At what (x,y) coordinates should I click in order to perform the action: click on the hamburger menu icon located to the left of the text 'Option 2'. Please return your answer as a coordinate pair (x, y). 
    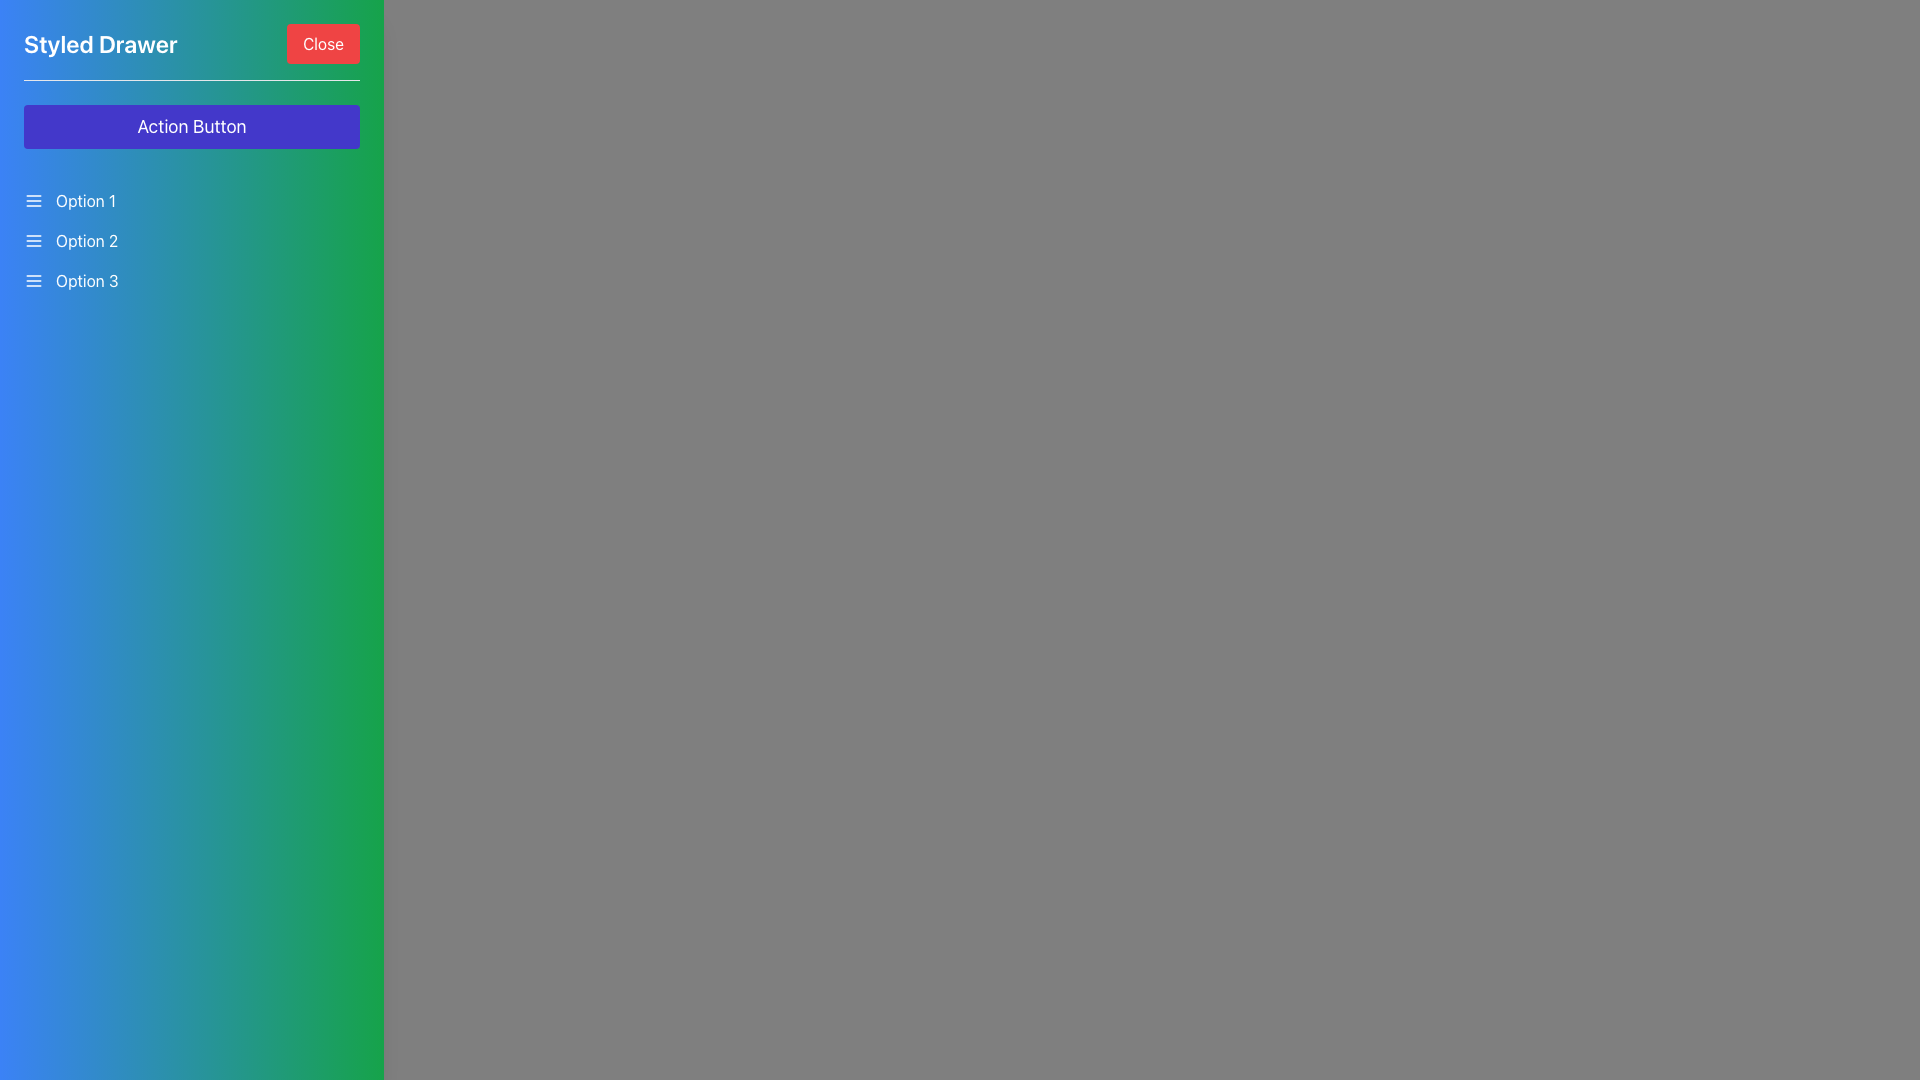
    Looking at the image, I should click on (33, 239).